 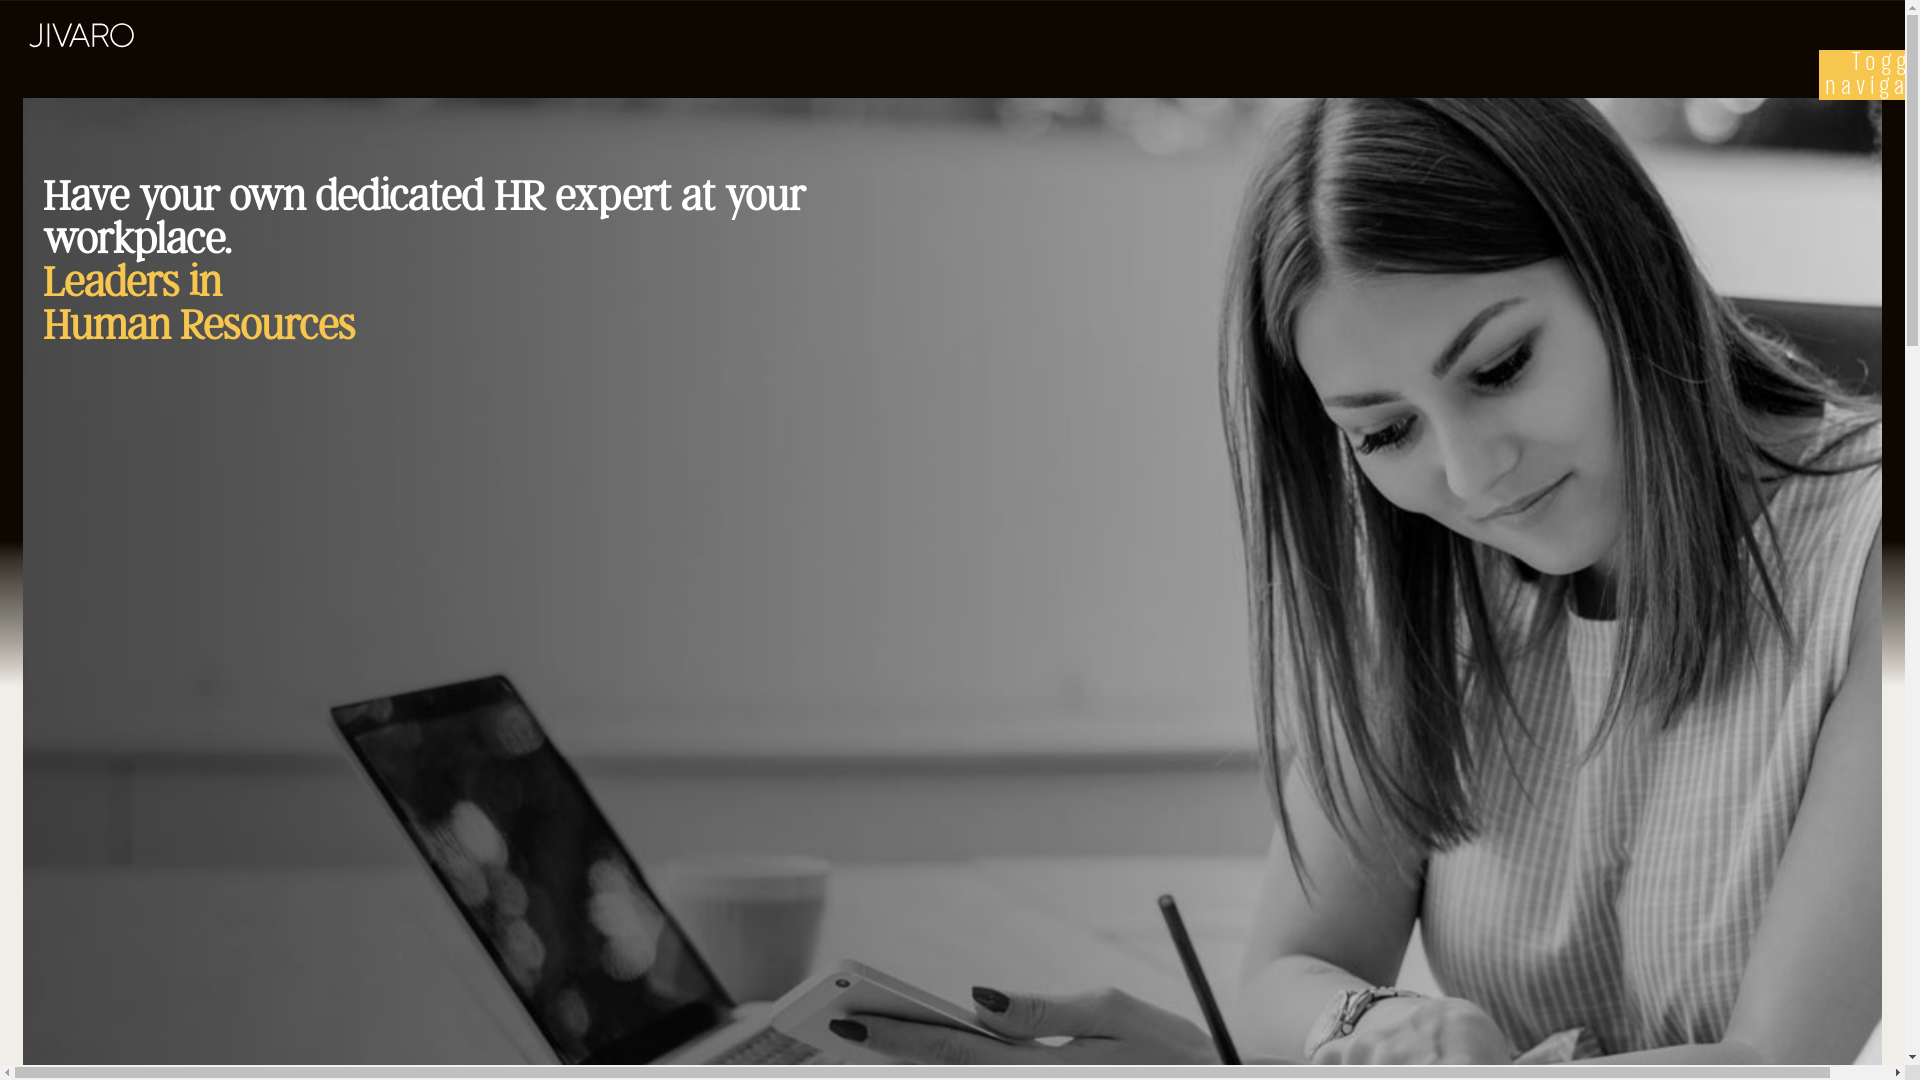 What do you see at coordinates (8, 14) in the screenshot?
I see `'Skip to main content'` at bounding box center [8, 14].